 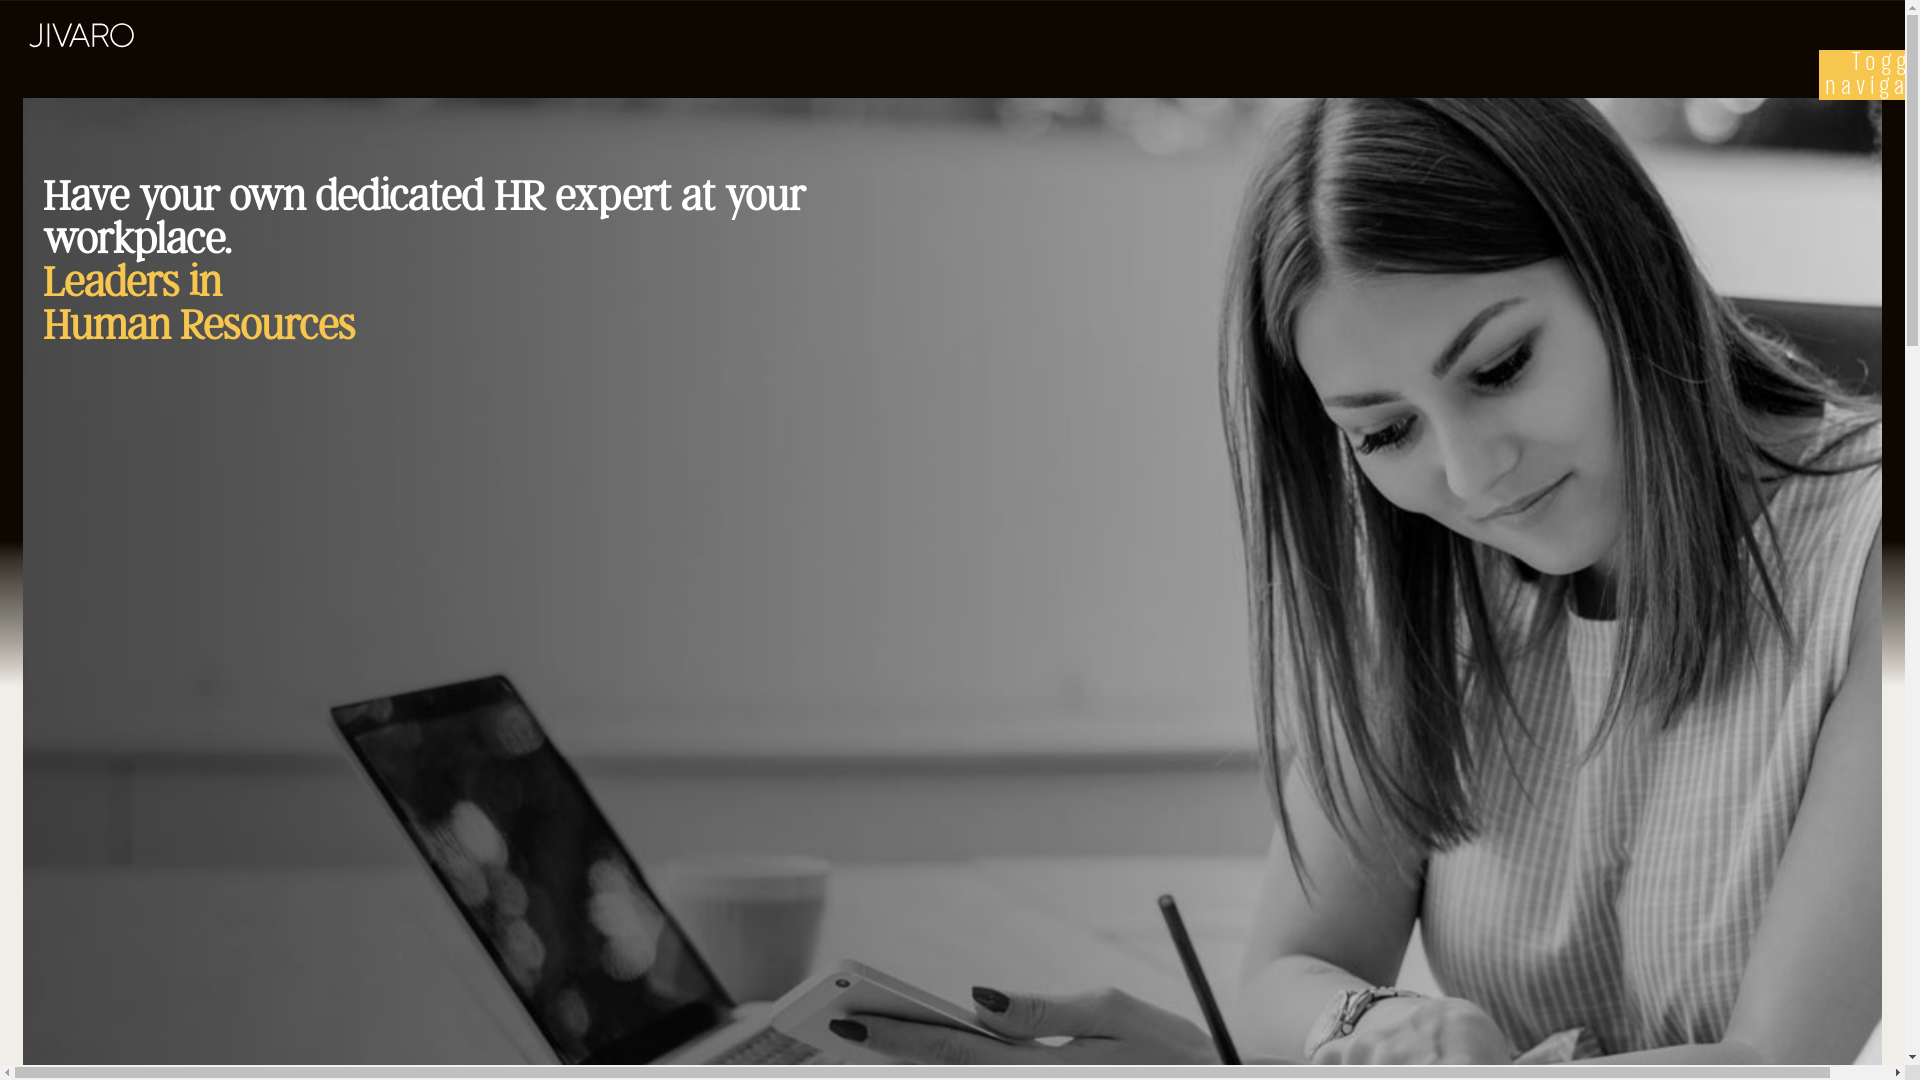 What do you see at coordinates (8, 14) in the screenshot?
I see `'Skip to main content'` at bounding box center [8, 14].